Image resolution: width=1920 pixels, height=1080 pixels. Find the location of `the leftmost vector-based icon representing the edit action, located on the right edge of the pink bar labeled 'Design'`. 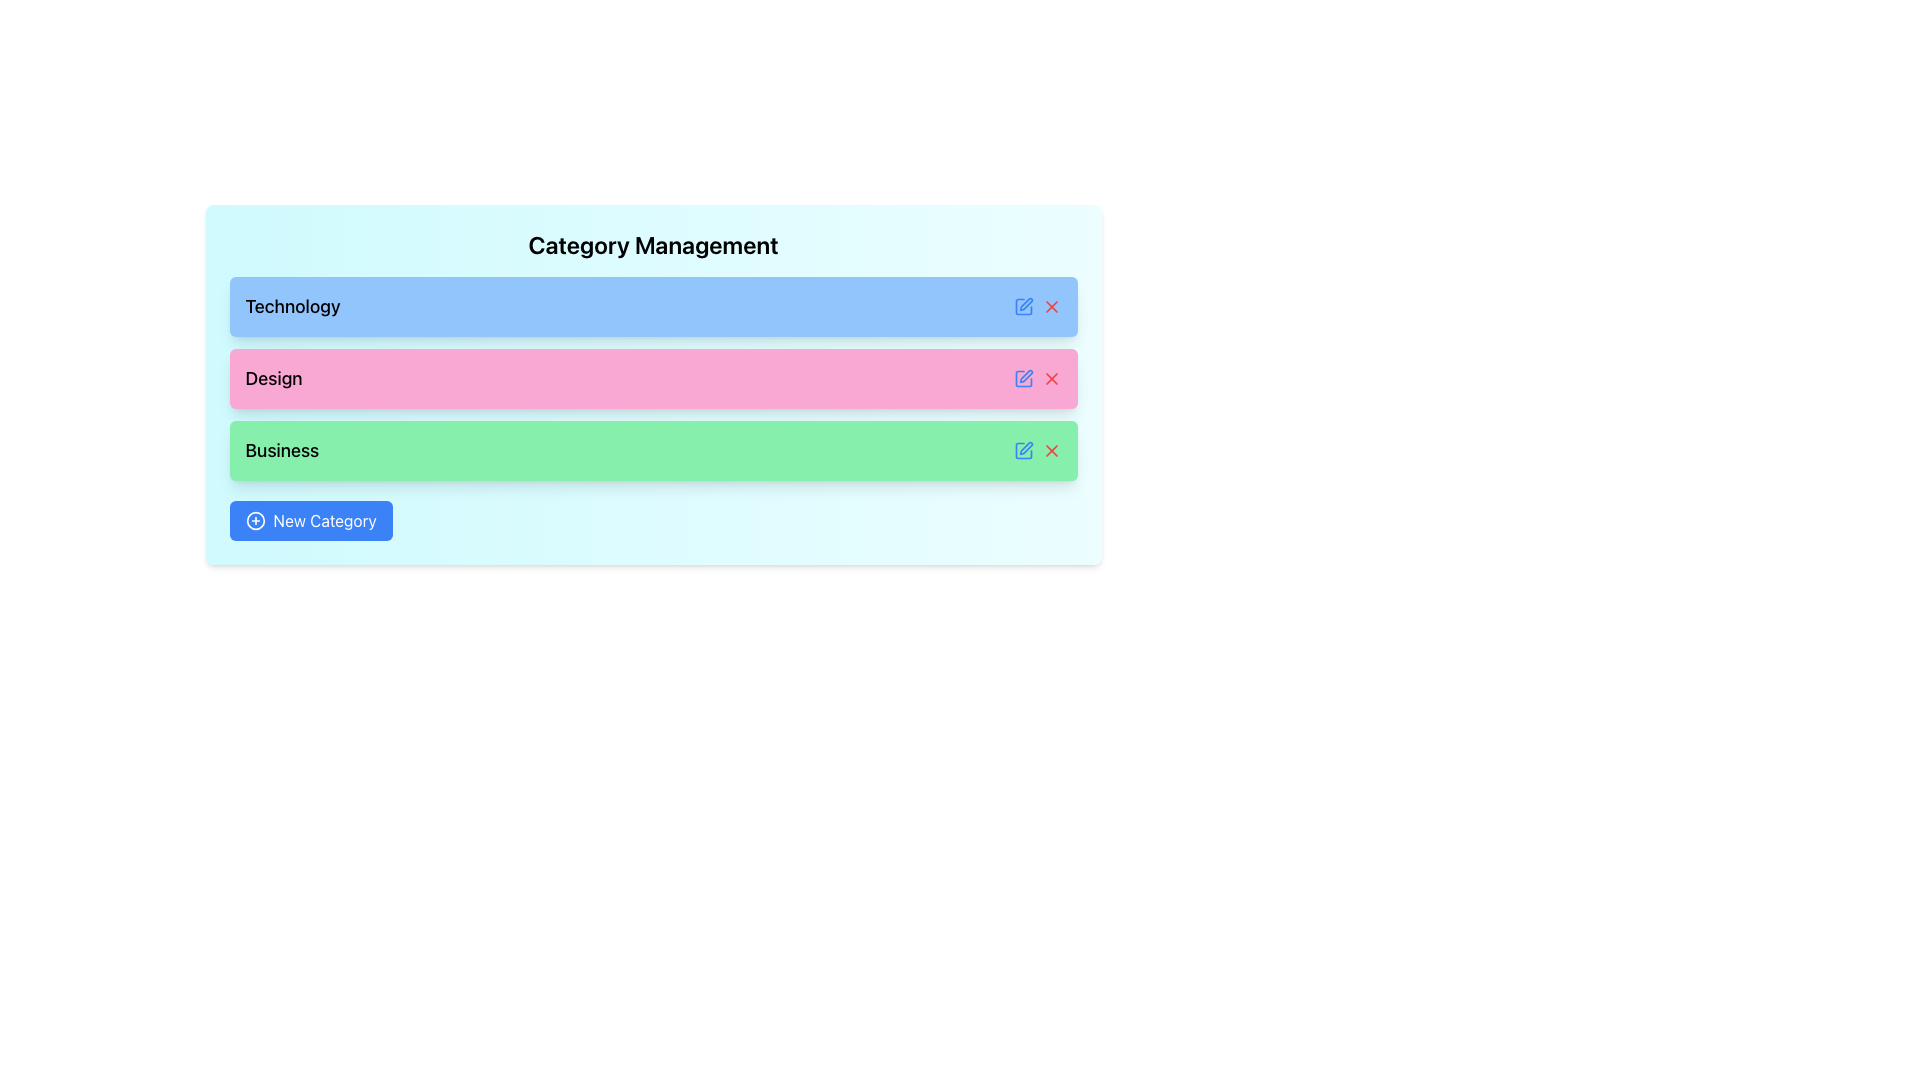

the leftmost vector-based icon representing the edit action, located on the right edge of the pink bar labeled 'Design' is located at coordinates (1023, 378).